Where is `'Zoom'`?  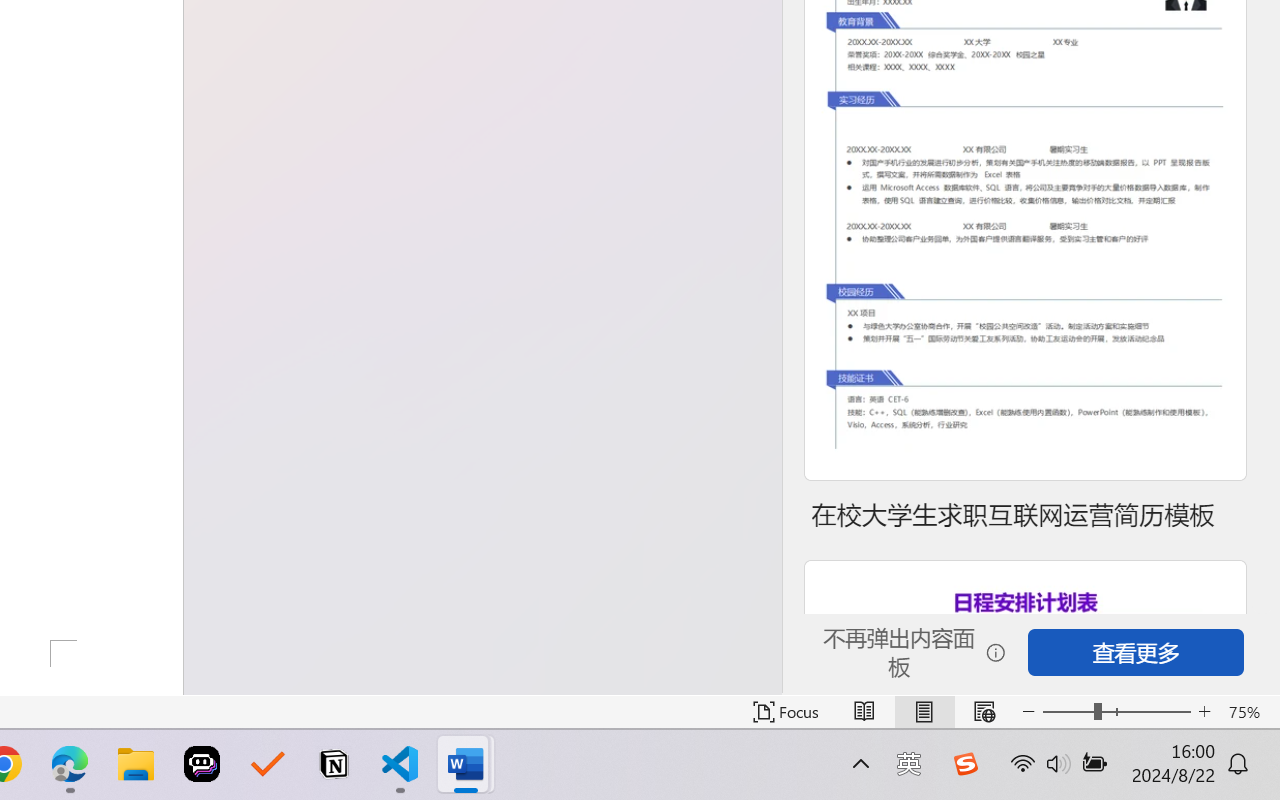
'Zoom' is located at coordinates (1115, 711).